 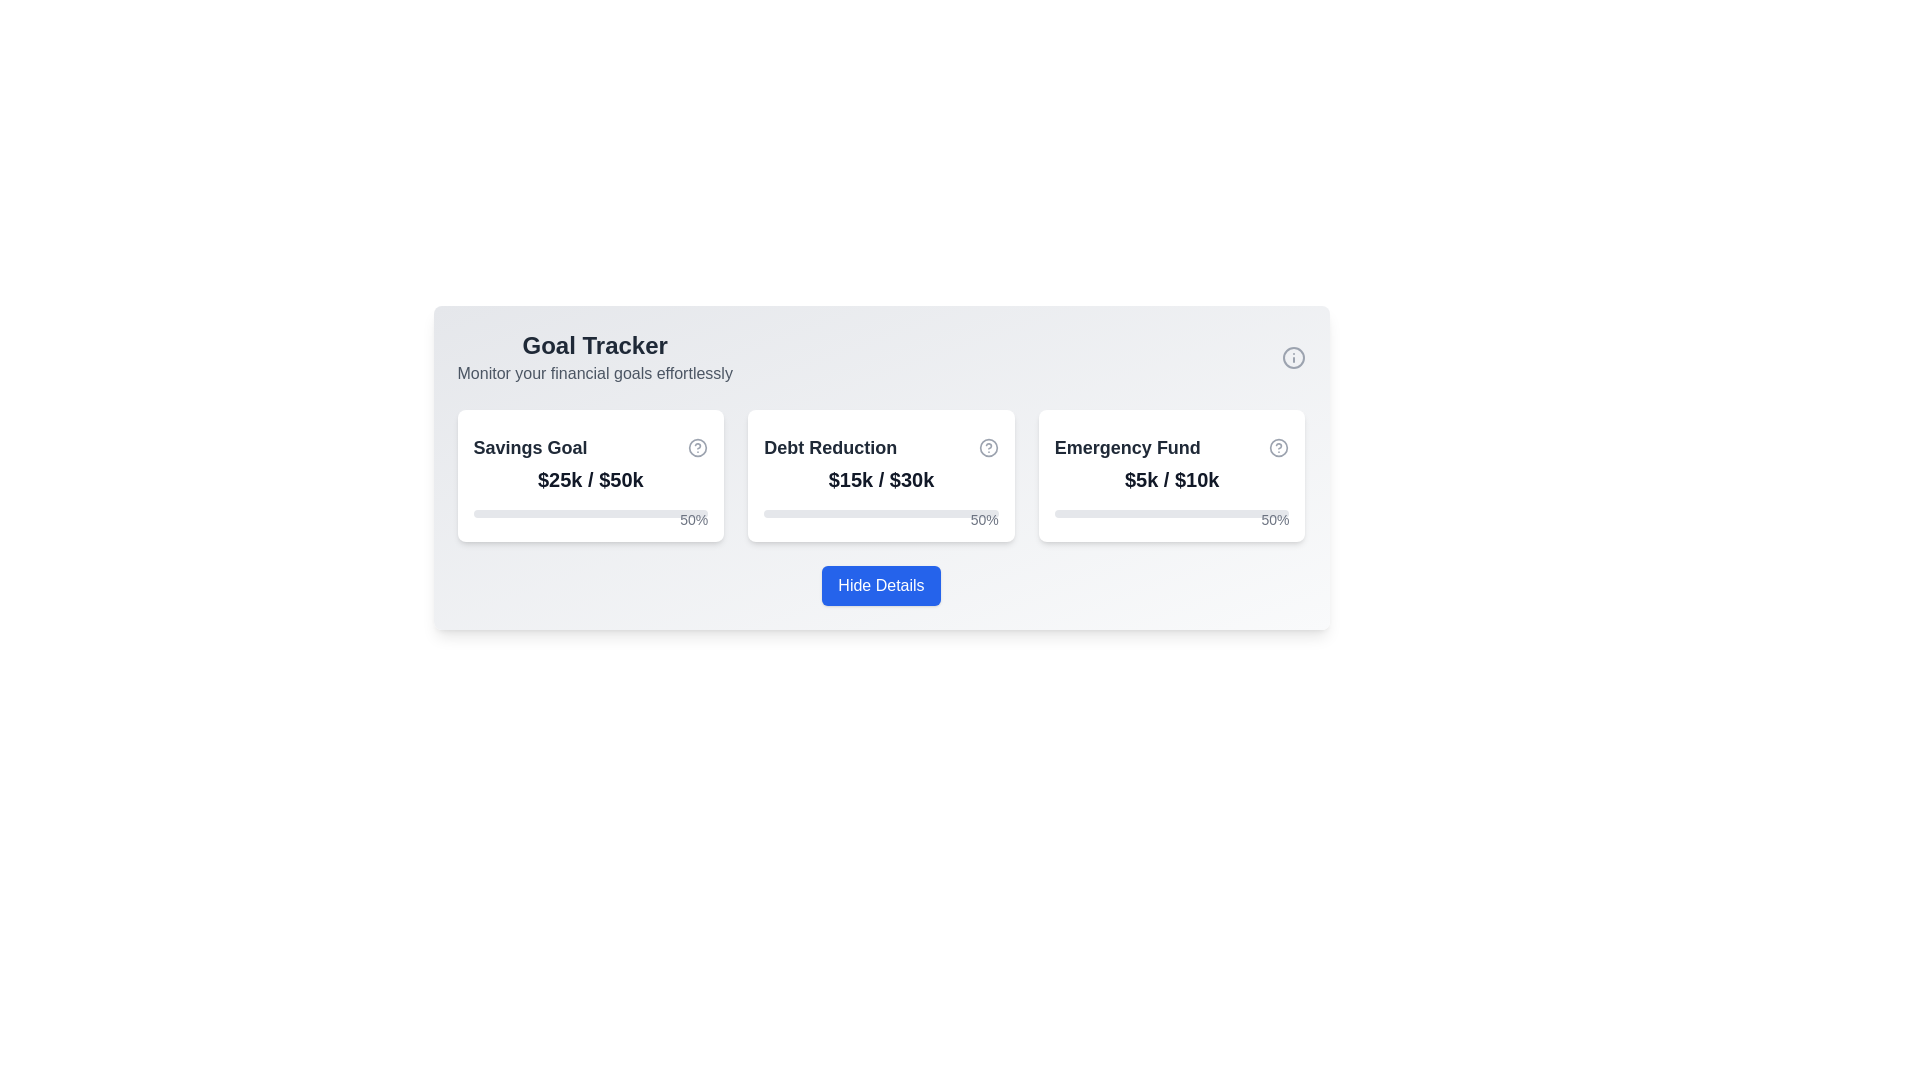 I want to click on the static text element displaying '50%' located in the top-right corner of the 'Debt Reduction' card, near the progress bar, so click(x=984, y=519).